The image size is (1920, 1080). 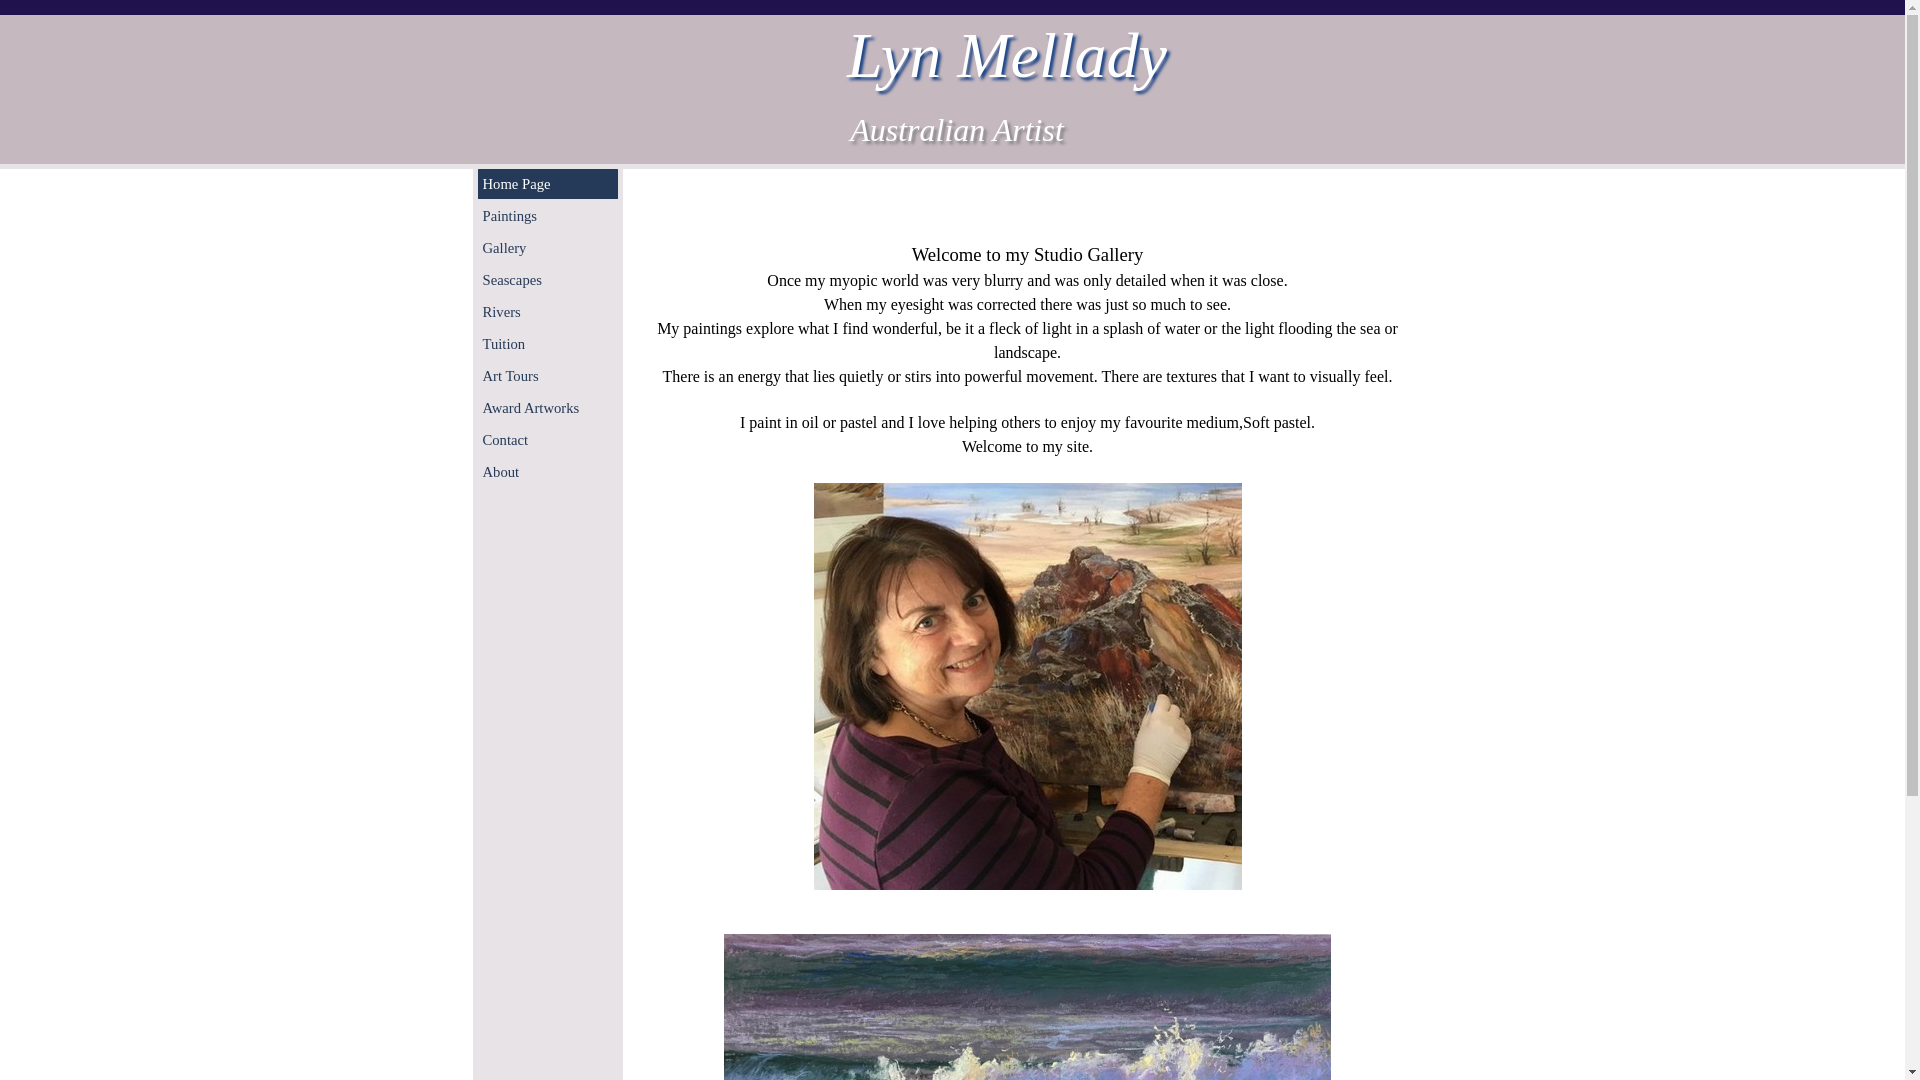 What do you see at coordinates (547, 407) in the screenshot?
I see `'Award Artworks'` at bounding box center [547, 407].